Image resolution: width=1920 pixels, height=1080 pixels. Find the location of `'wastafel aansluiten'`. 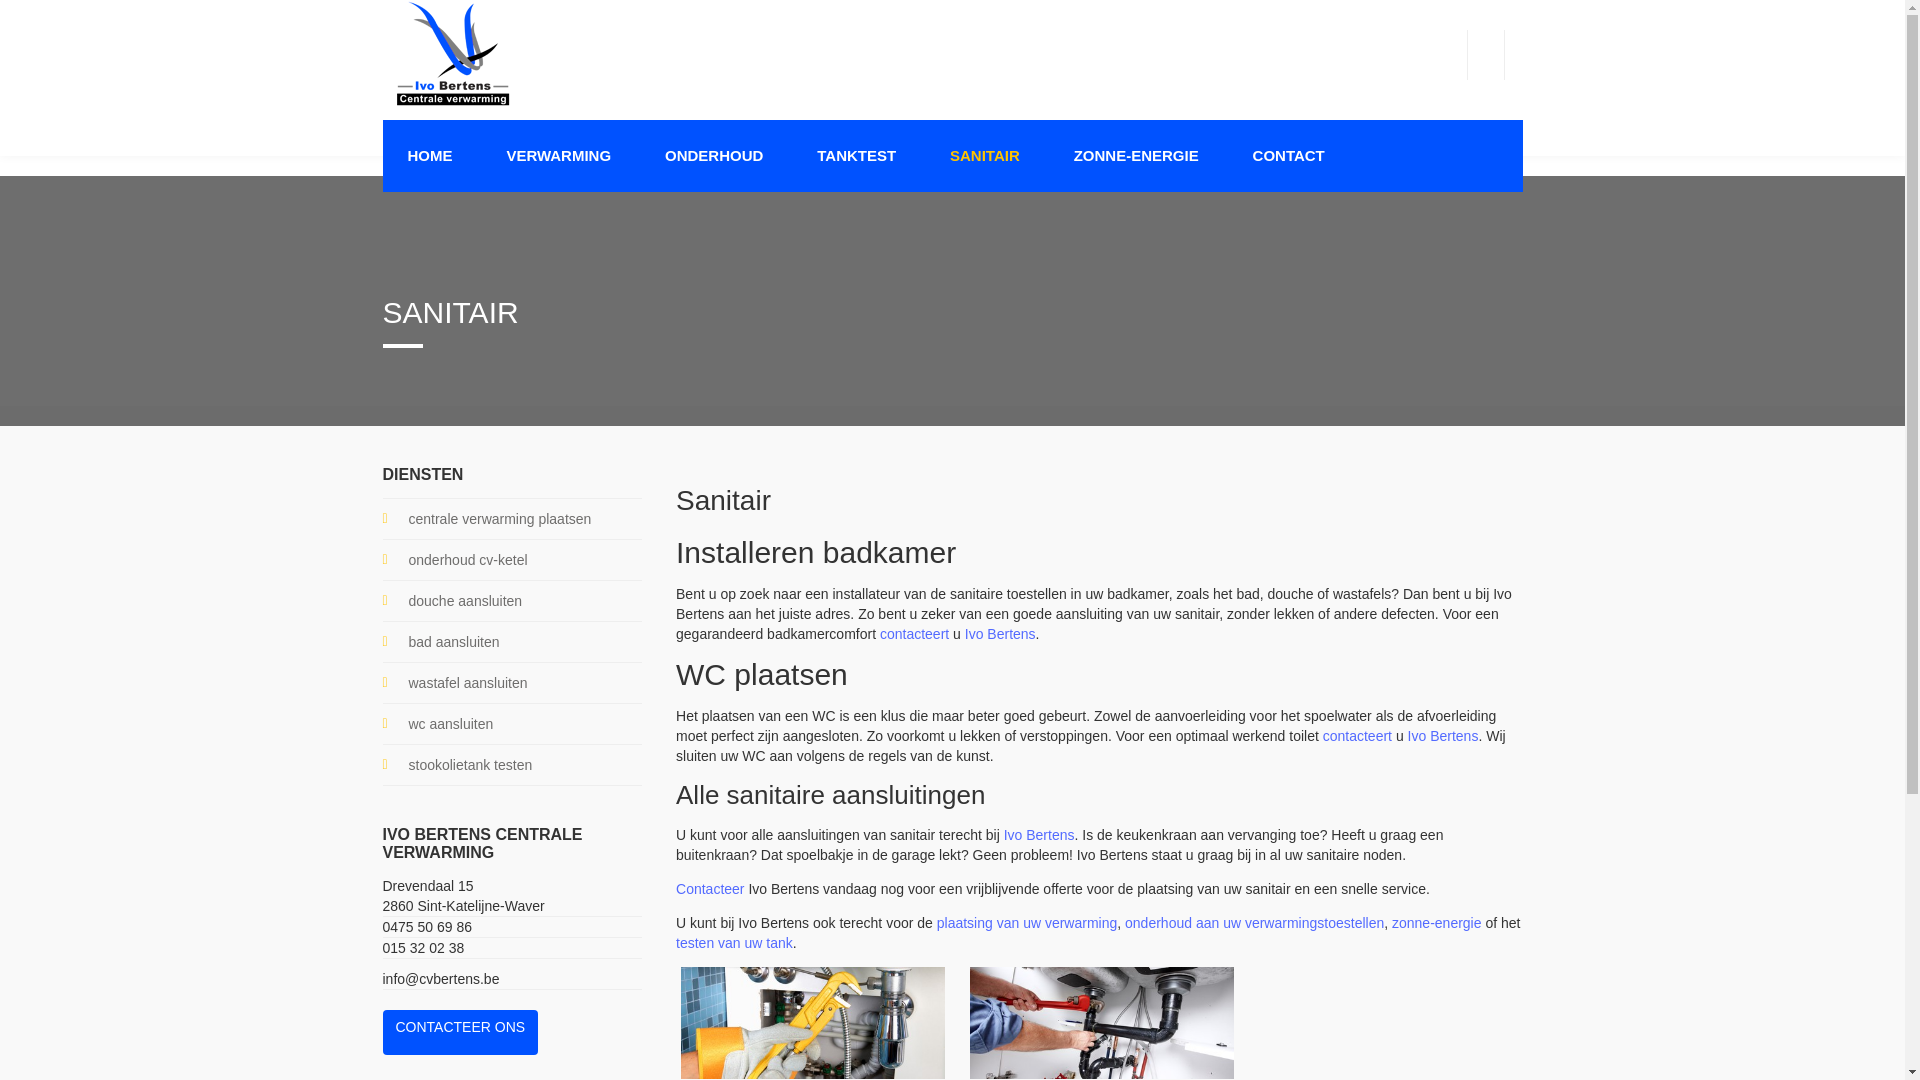

'wastafel aansluiten' is located at coordinates (511, 681).